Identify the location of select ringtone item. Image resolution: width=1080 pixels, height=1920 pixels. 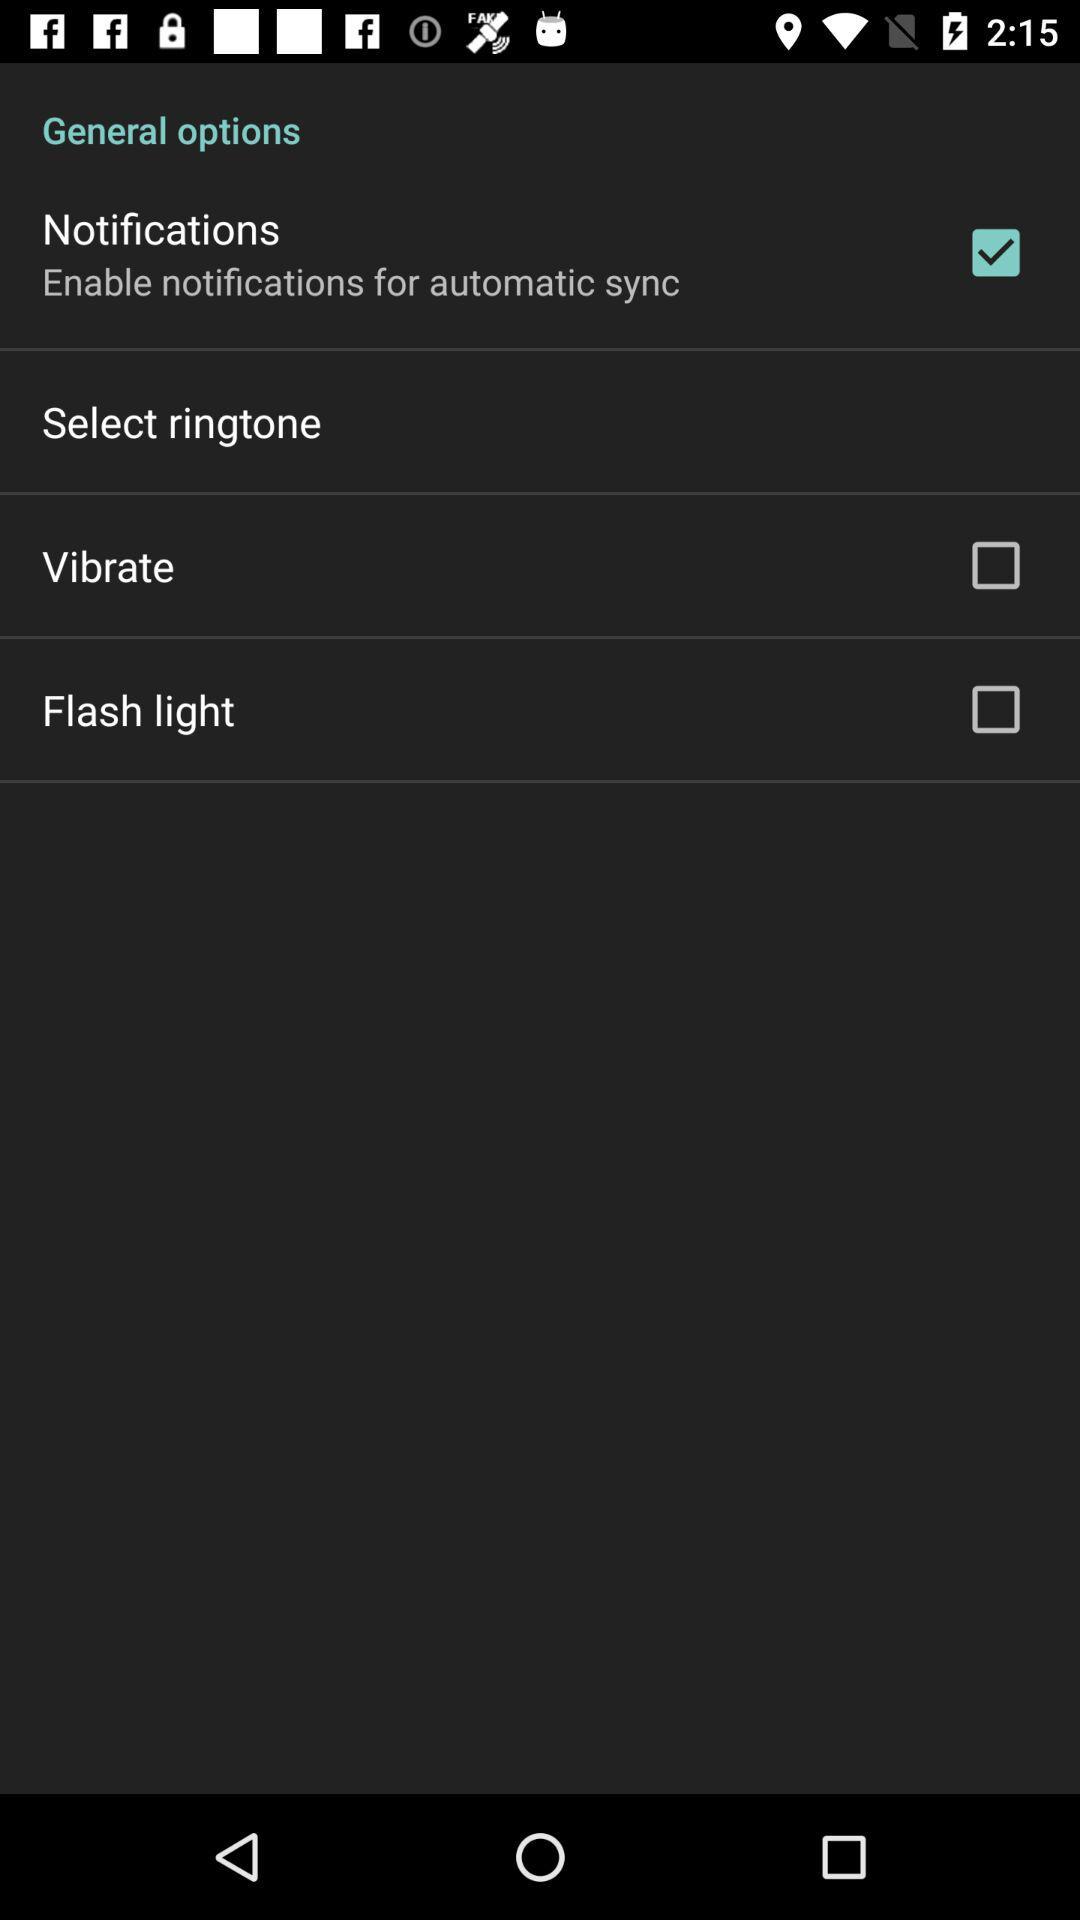
(181, 420).